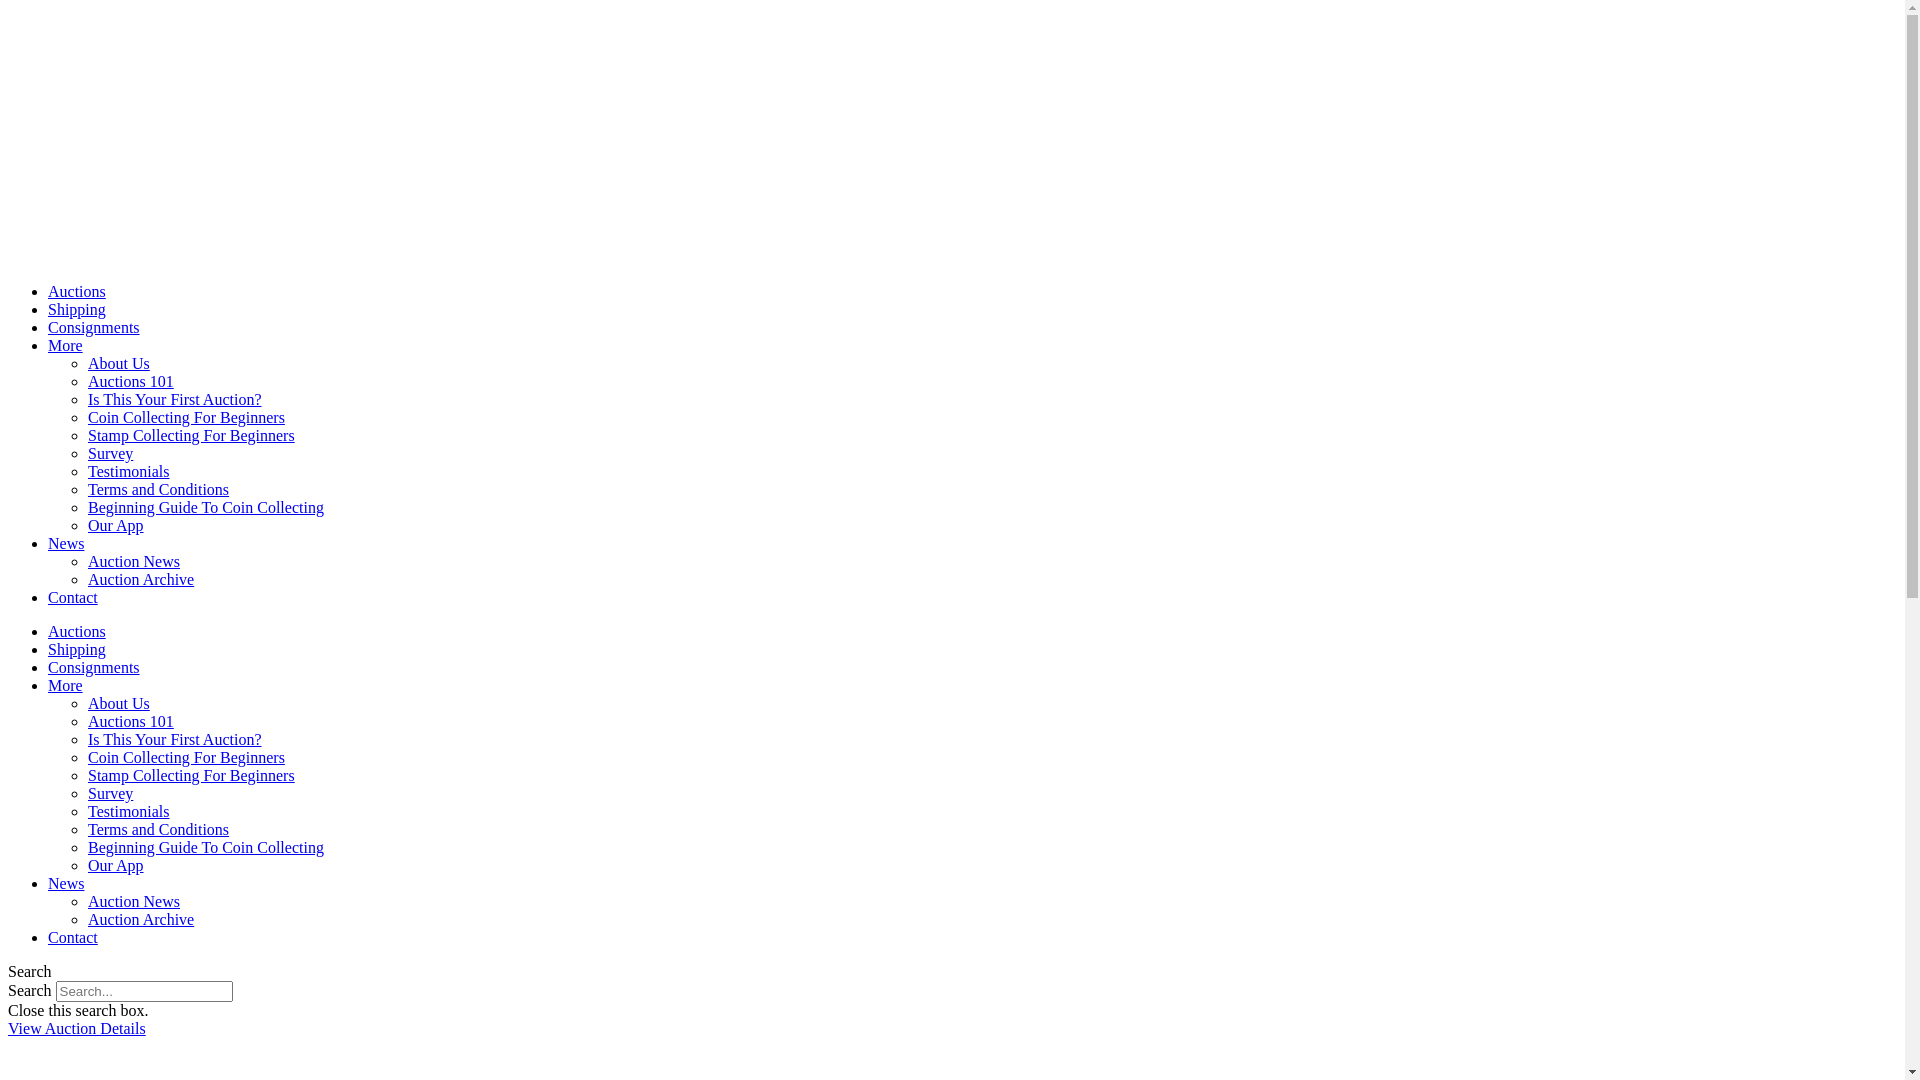  Describe the element at coordinates (86, 489) in the screenshot. I see `'Terms and Conditions'` at that location.